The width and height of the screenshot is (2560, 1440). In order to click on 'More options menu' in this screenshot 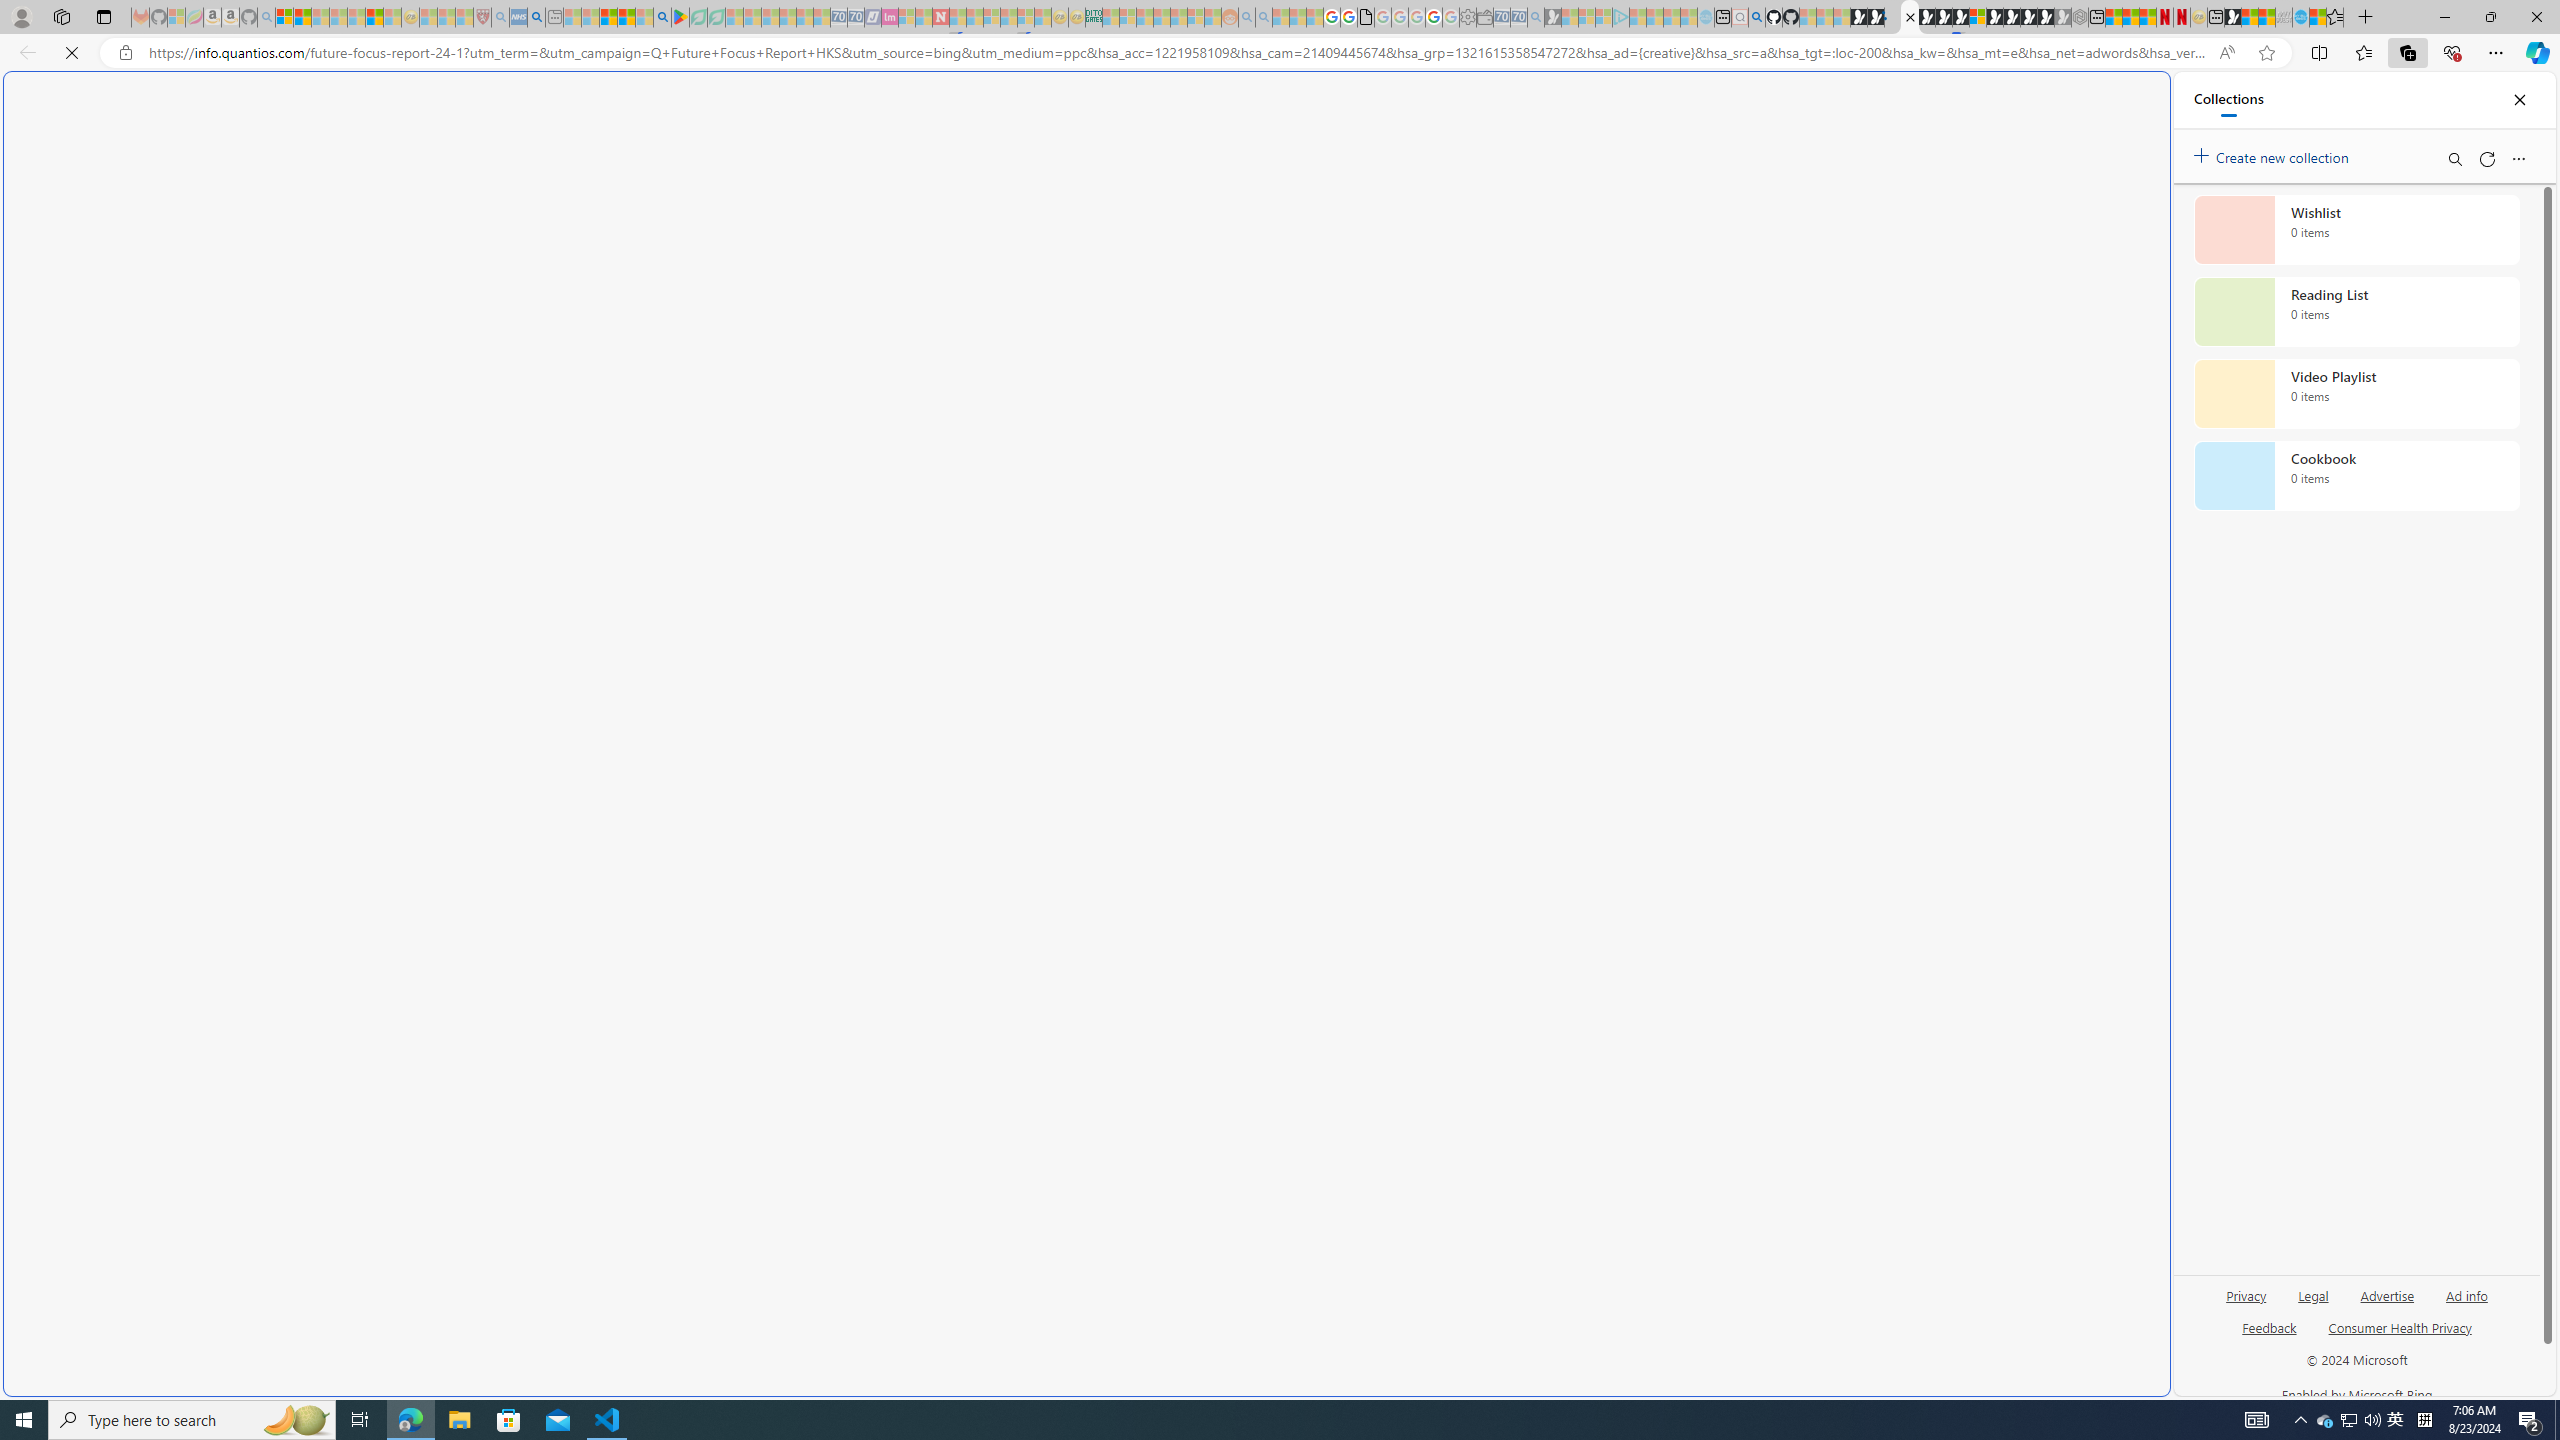, I will do `click(2519, 158)`.